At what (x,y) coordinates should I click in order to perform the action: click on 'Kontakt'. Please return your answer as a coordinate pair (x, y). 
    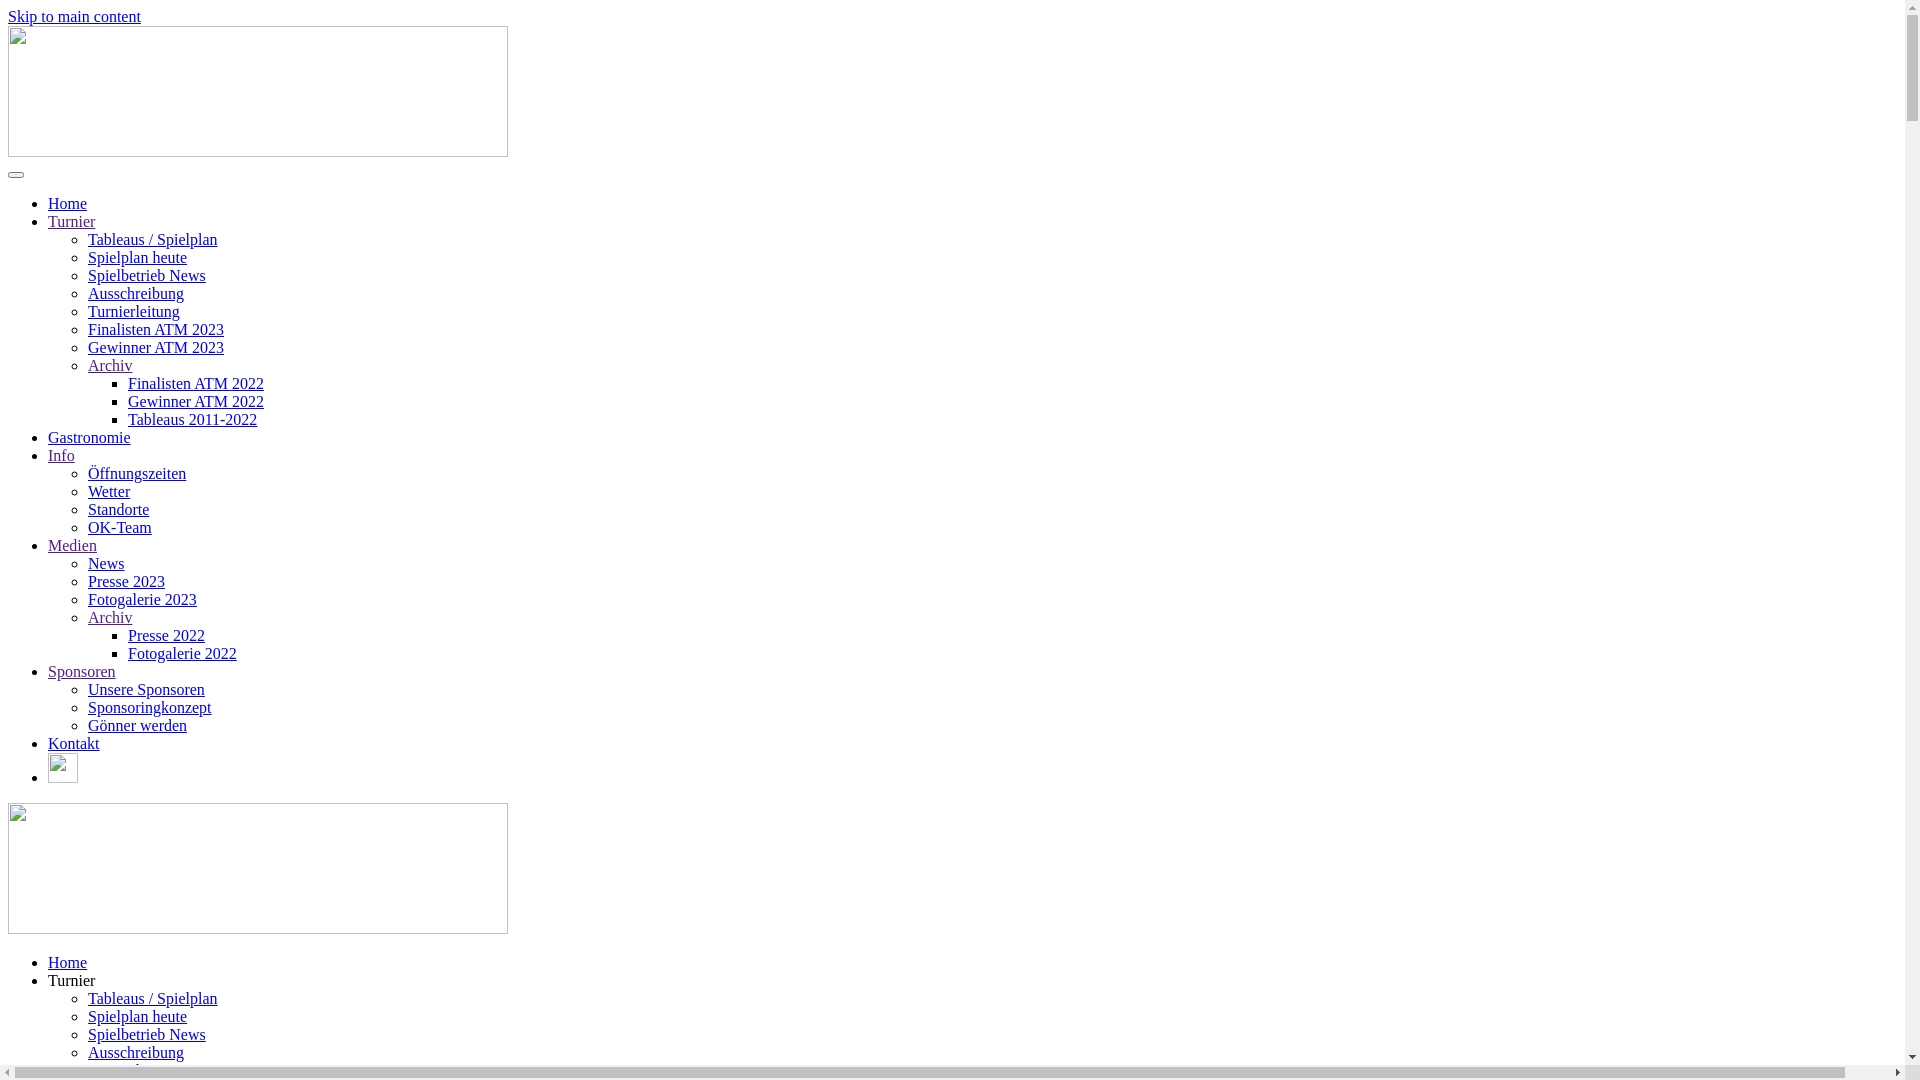
    Looking at the image, I should click on (73, 743).